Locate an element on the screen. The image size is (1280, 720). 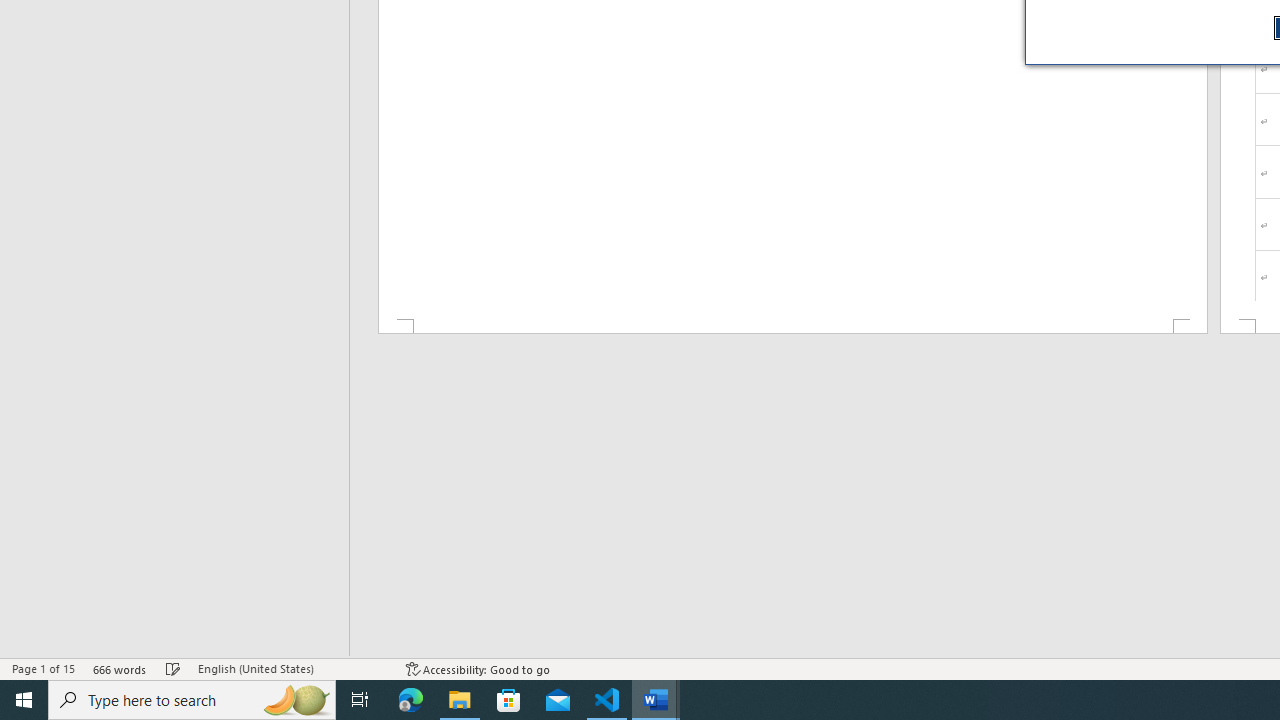
'Spelling and Grammar Check Checking' is located at coordinates (173, 669).